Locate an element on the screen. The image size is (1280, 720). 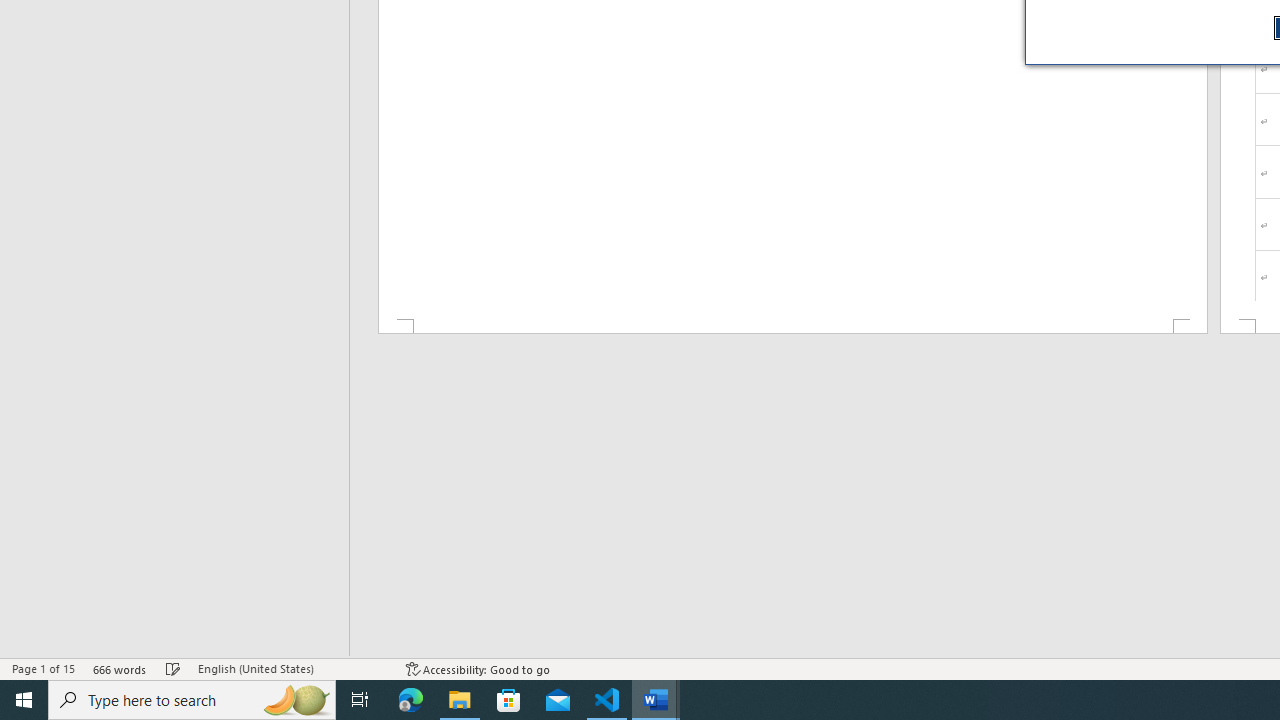
'Spelling and Grammar Check Checking' is located at coordinates (173, 669).